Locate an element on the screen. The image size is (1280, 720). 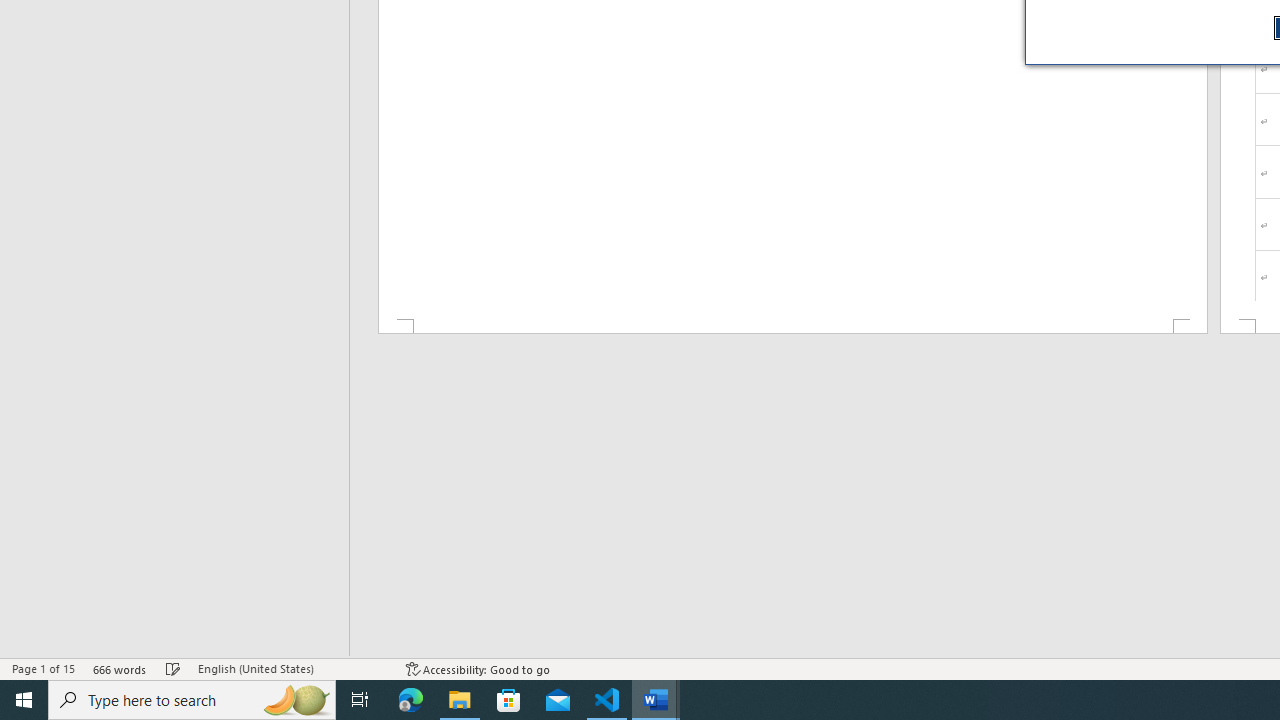
'Spelling and Grammar Check Checking' is located at coordinates (173, 669).